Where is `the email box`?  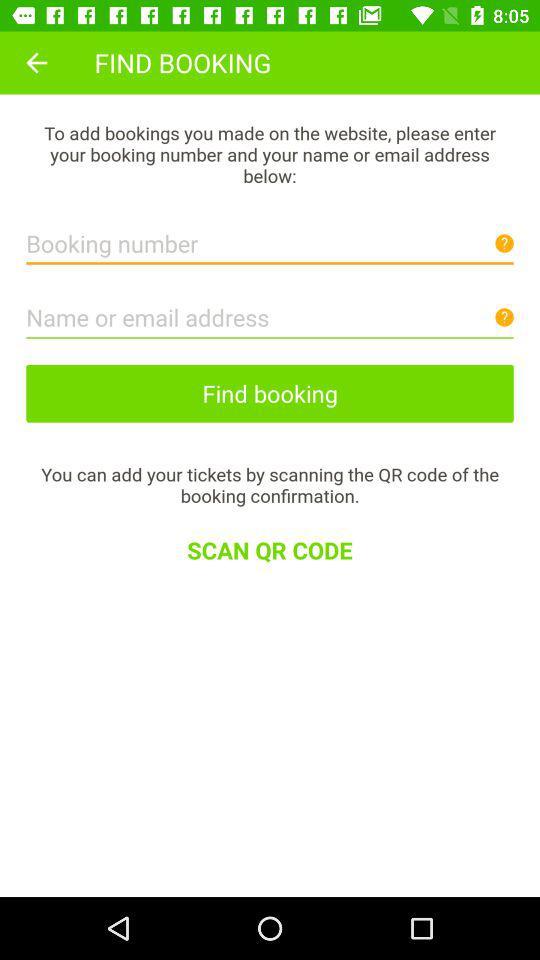
the email box is located at coordinates (270, 312).